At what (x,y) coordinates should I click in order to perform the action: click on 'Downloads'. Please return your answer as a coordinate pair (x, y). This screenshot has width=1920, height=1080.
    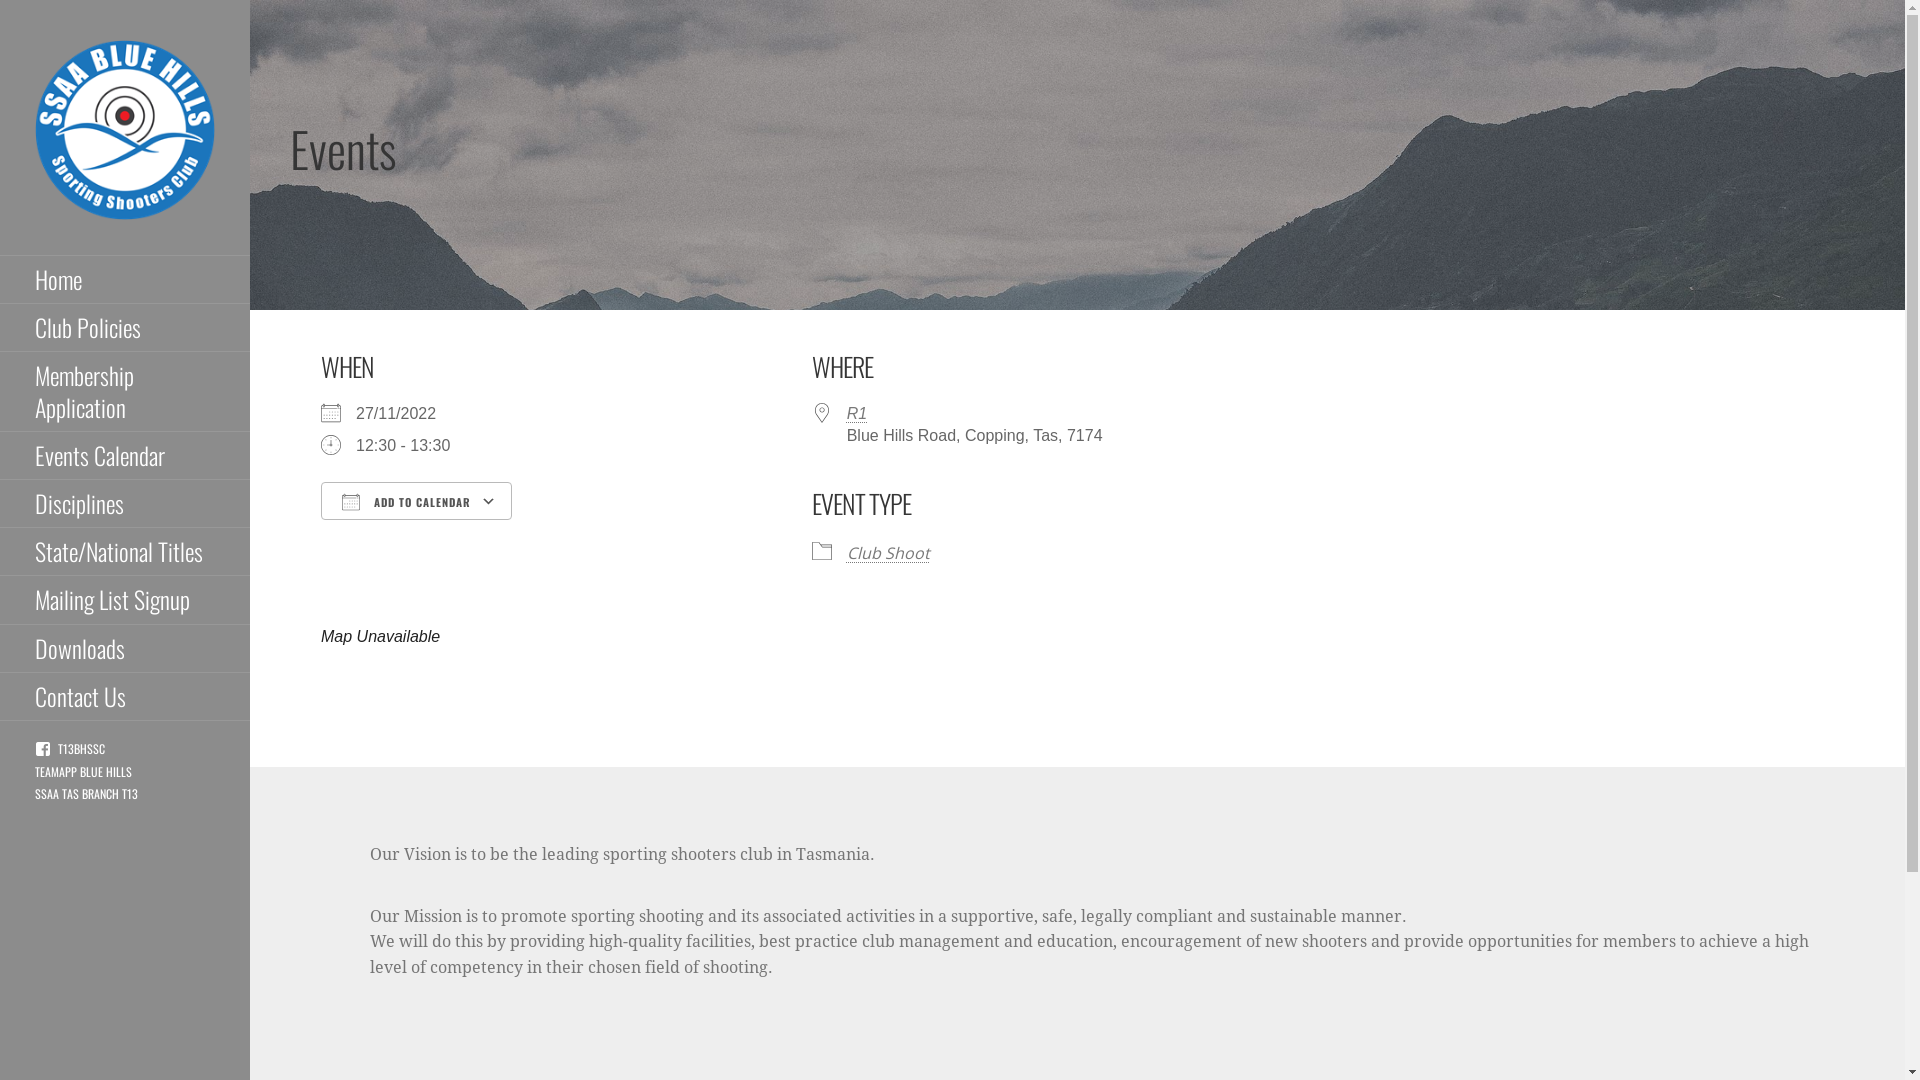
    Looking at the image, I should click on (123, 648).